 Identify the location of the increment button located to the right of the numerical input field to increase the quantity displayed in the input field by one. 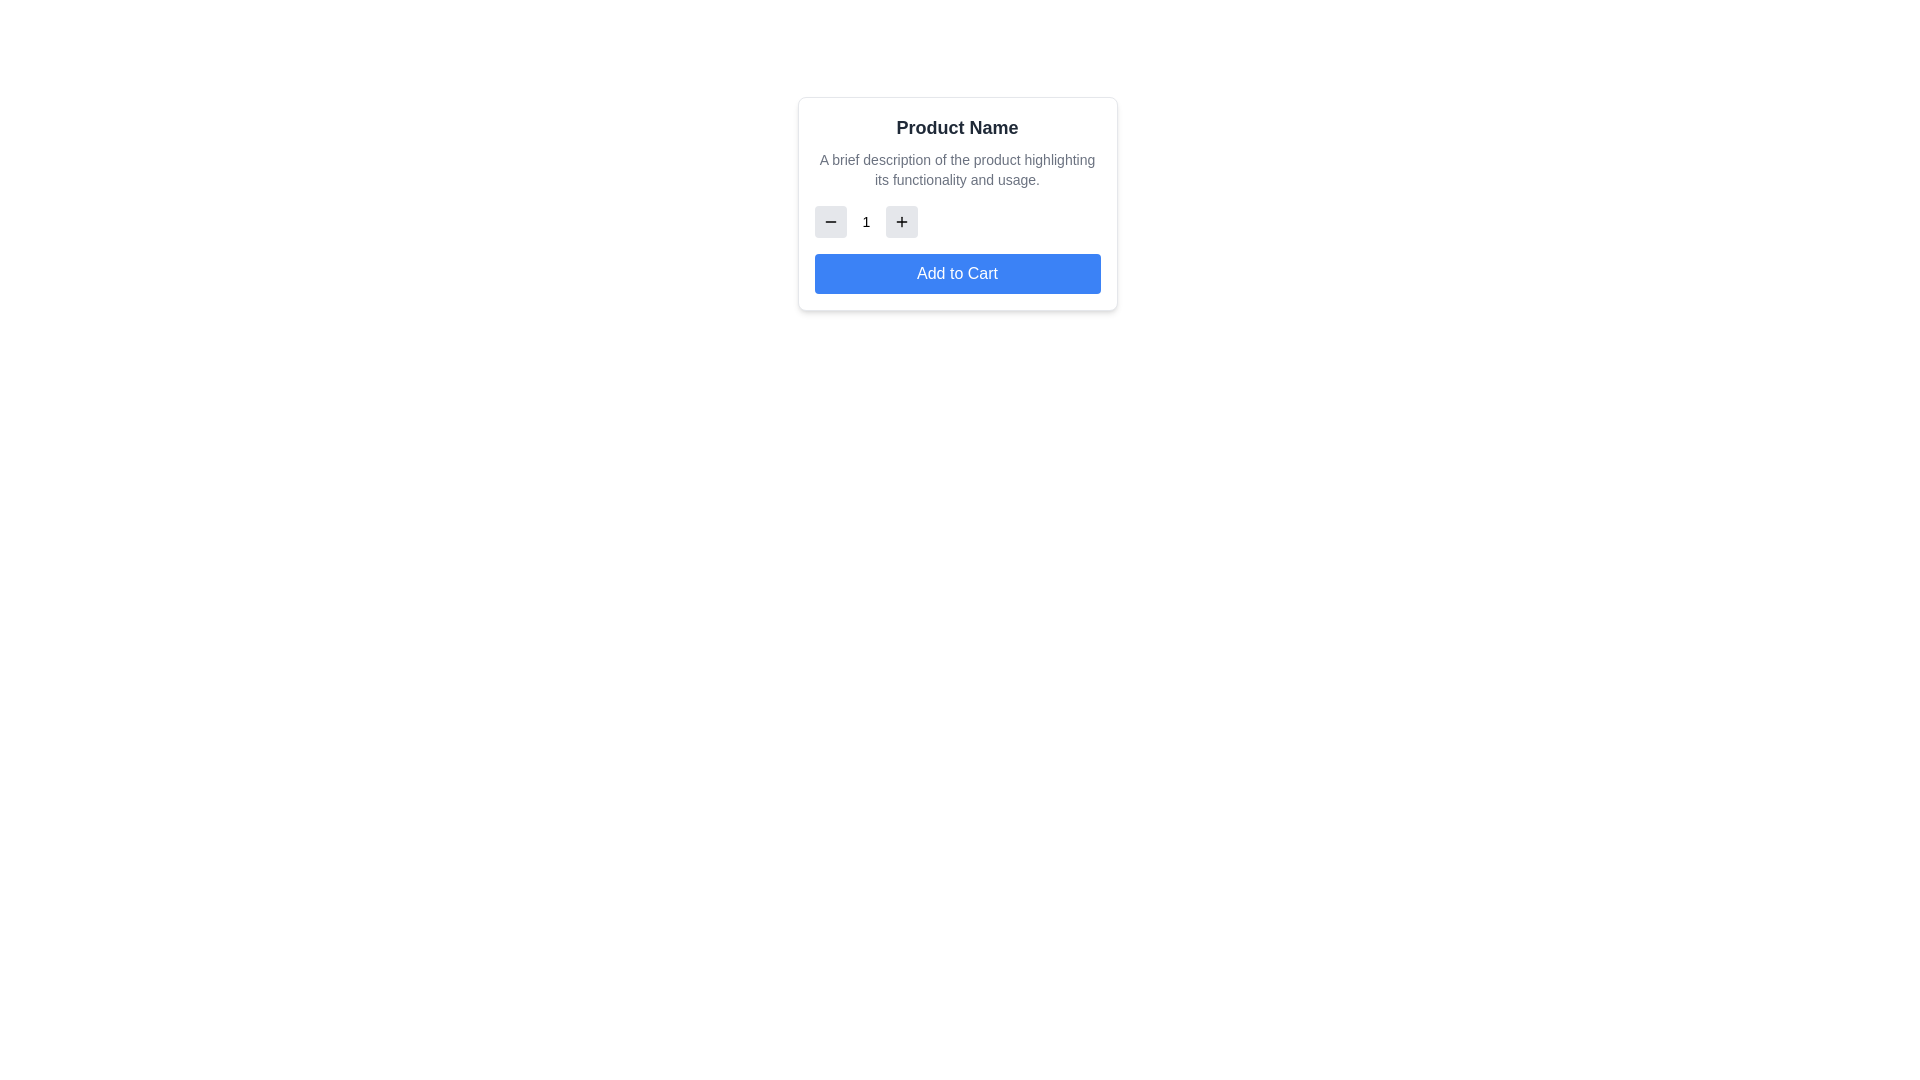
(901, 222).